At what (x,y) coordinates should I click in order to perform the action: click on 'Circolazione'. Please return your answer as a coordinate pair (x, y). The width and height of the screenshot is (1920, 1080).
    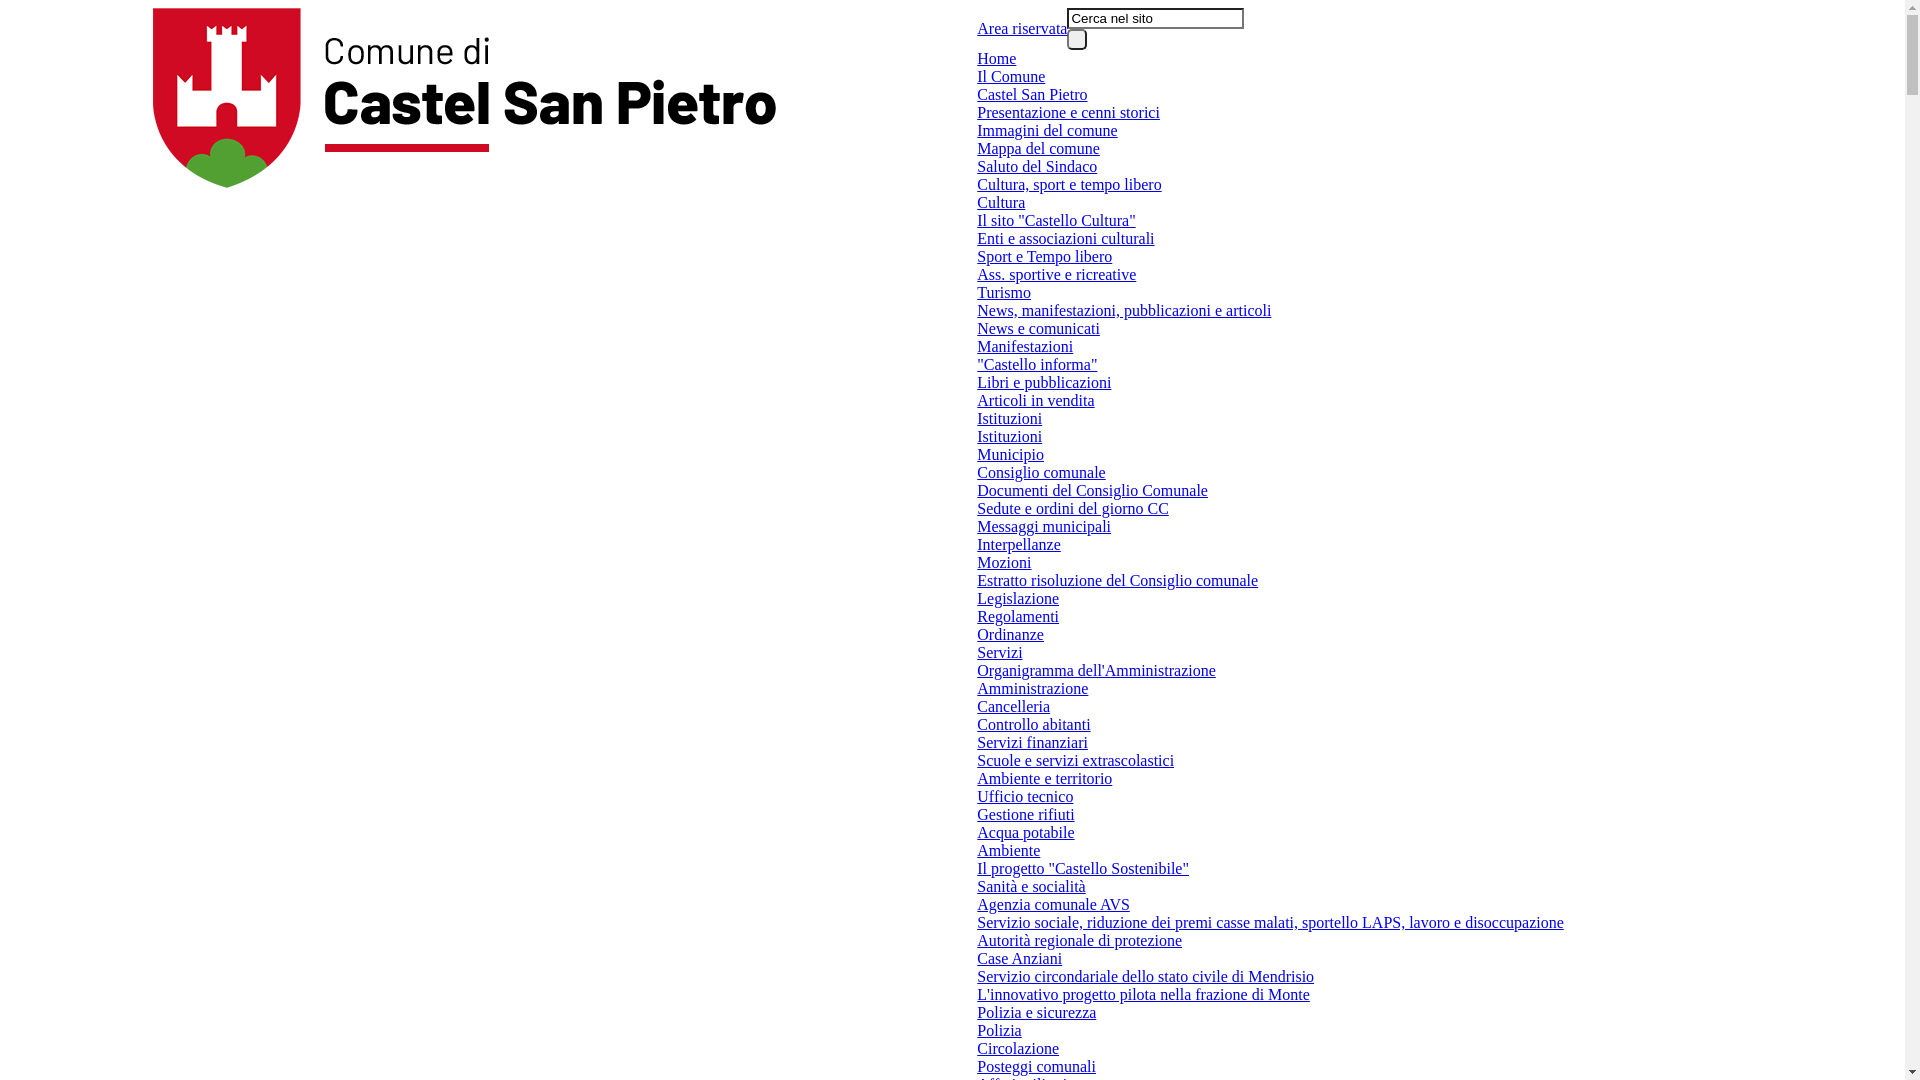
    Looking at the image, I should click on (1017, 1048).